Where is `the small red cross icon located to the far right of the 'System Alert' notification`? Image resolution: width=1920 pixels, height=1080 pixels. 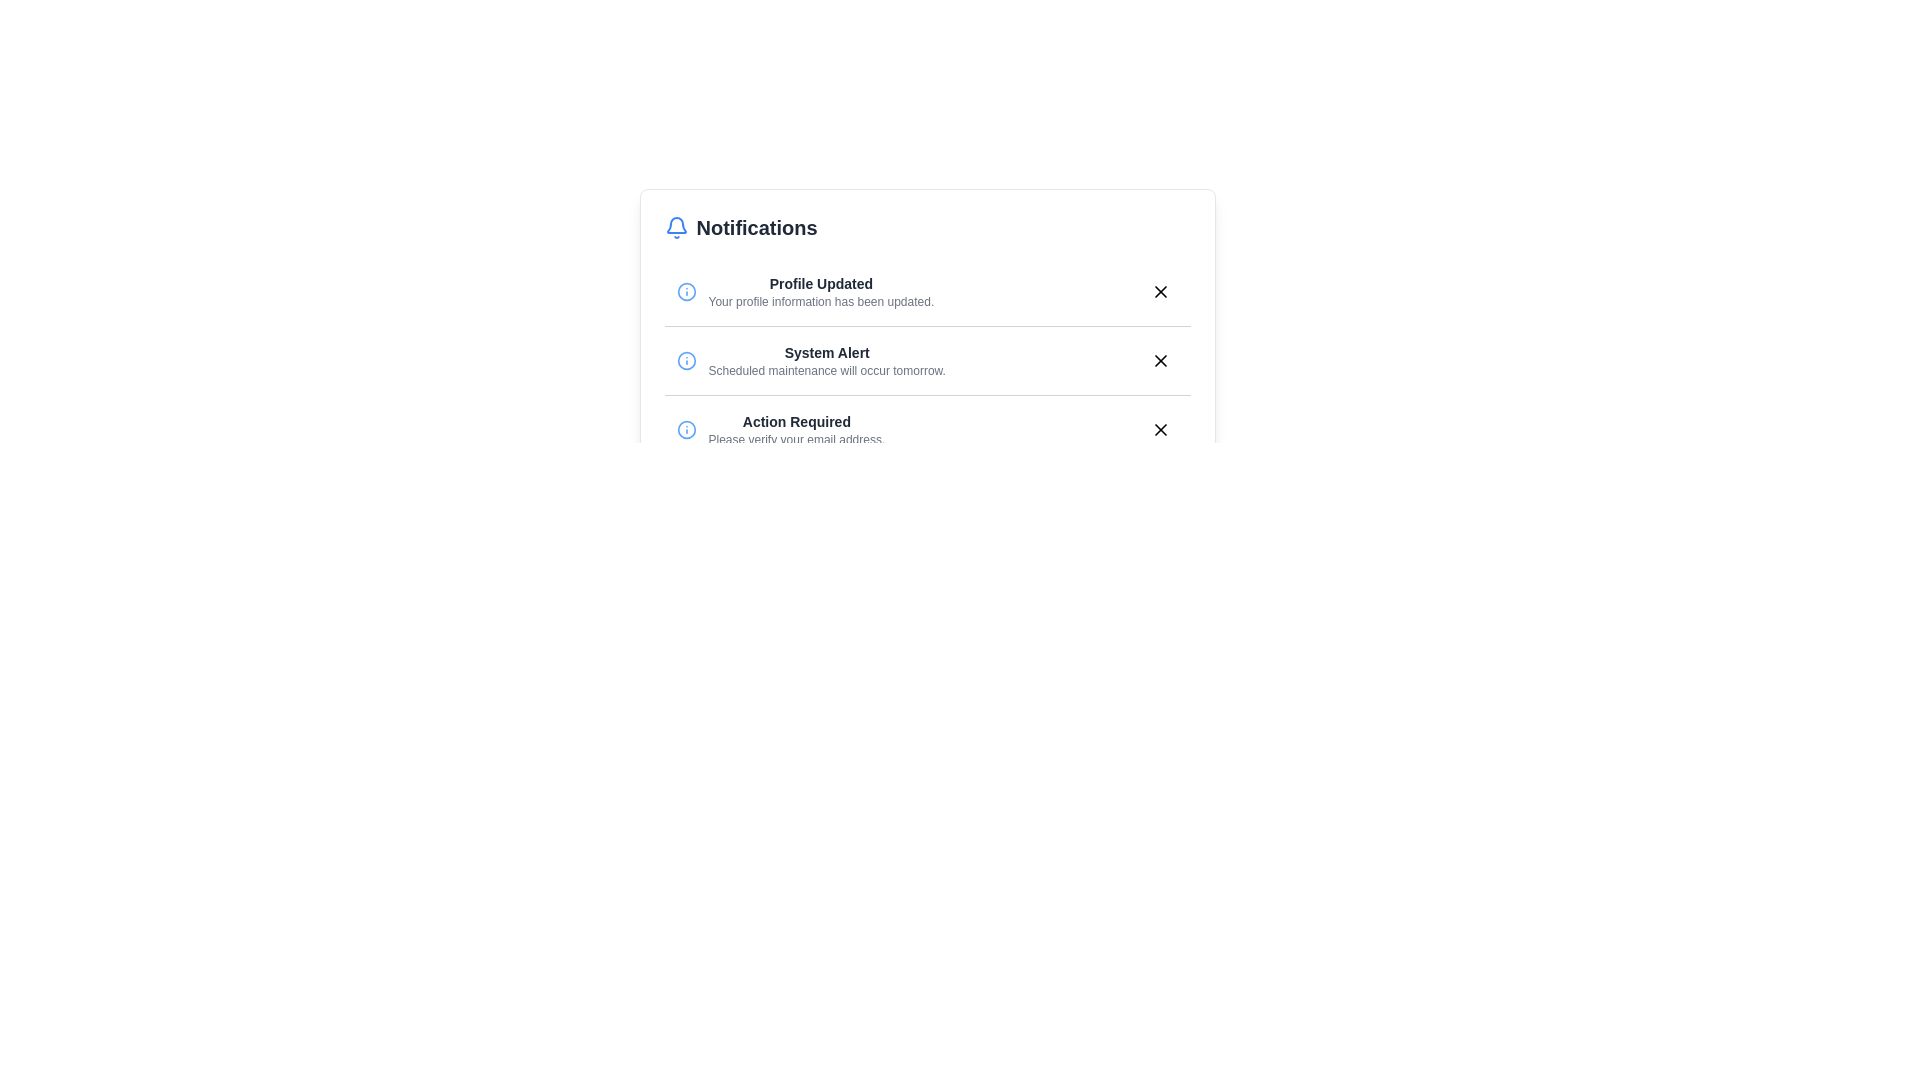 the small red cross icon located to the far right of the 'System Alert' notification is located at coordinates (1160, 361).